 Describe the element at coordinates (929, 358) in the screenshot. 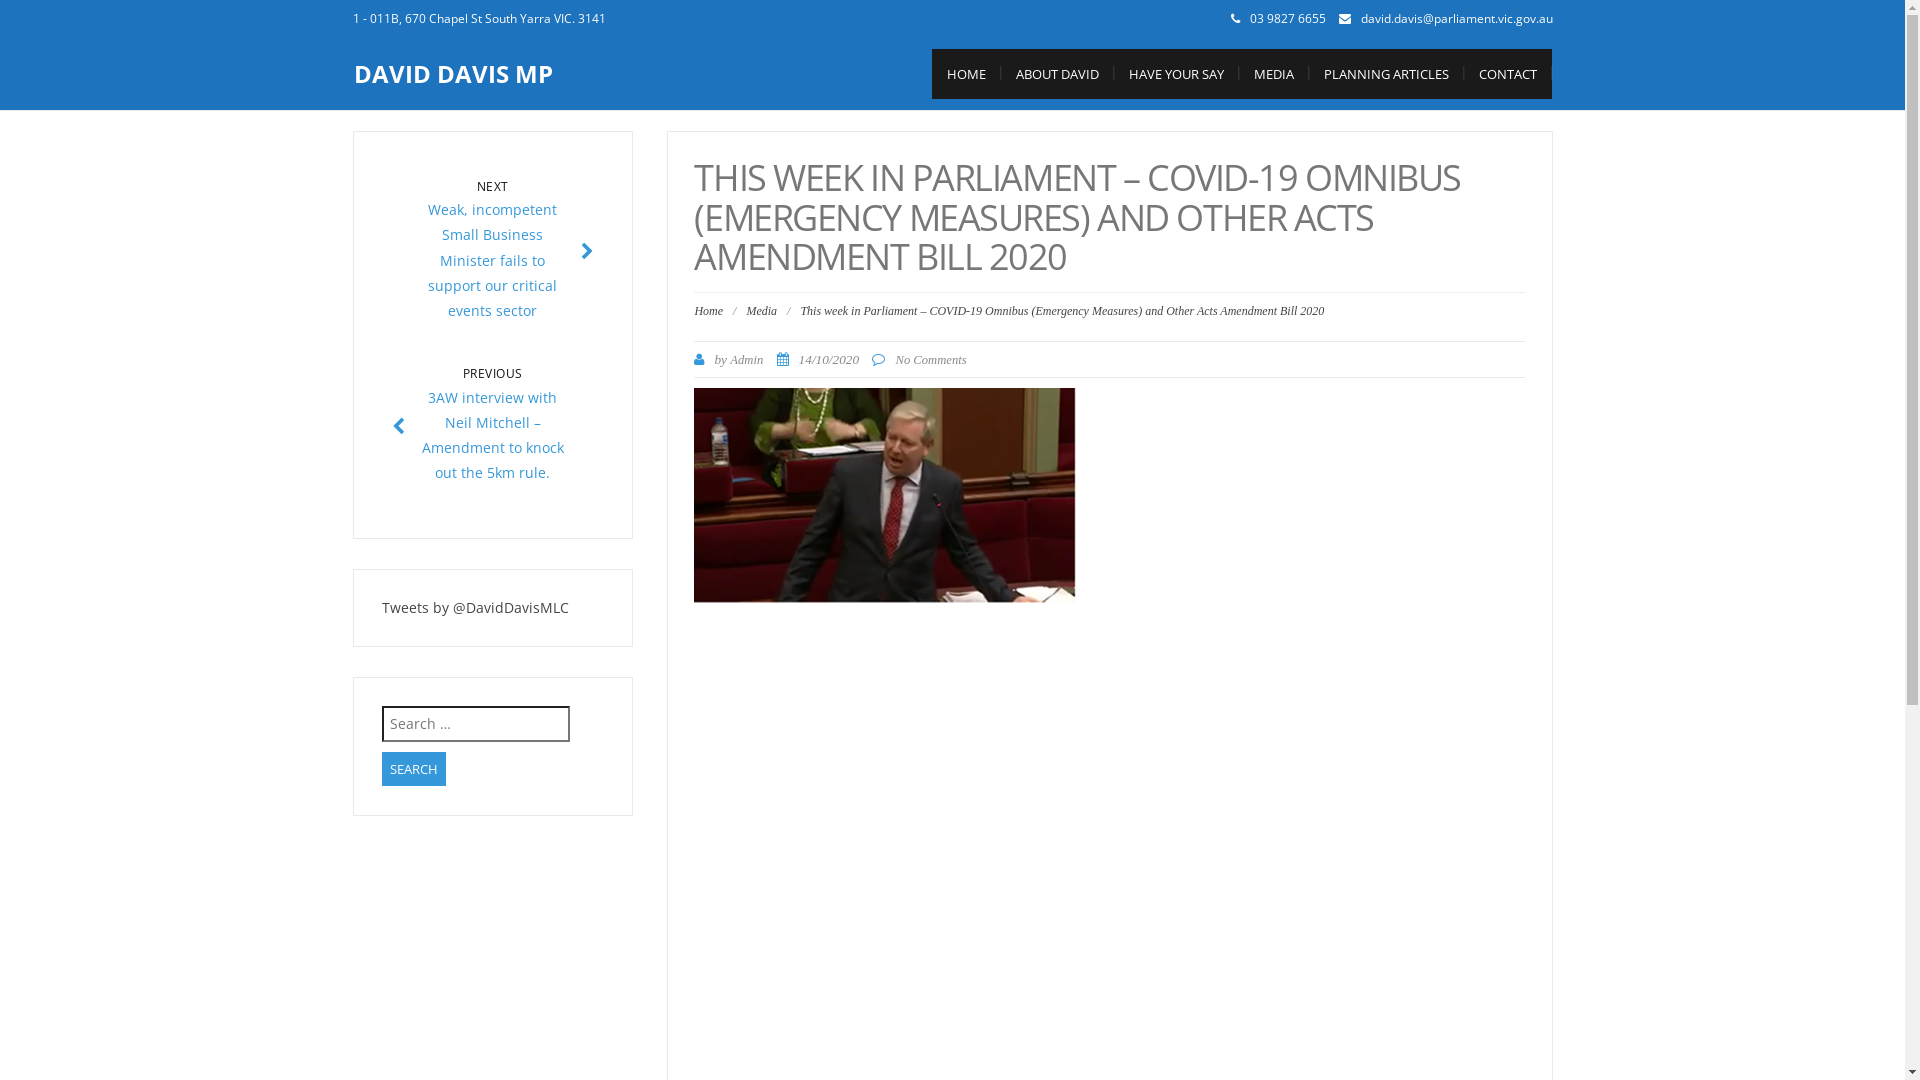

I see `'No Comments'` at that location.